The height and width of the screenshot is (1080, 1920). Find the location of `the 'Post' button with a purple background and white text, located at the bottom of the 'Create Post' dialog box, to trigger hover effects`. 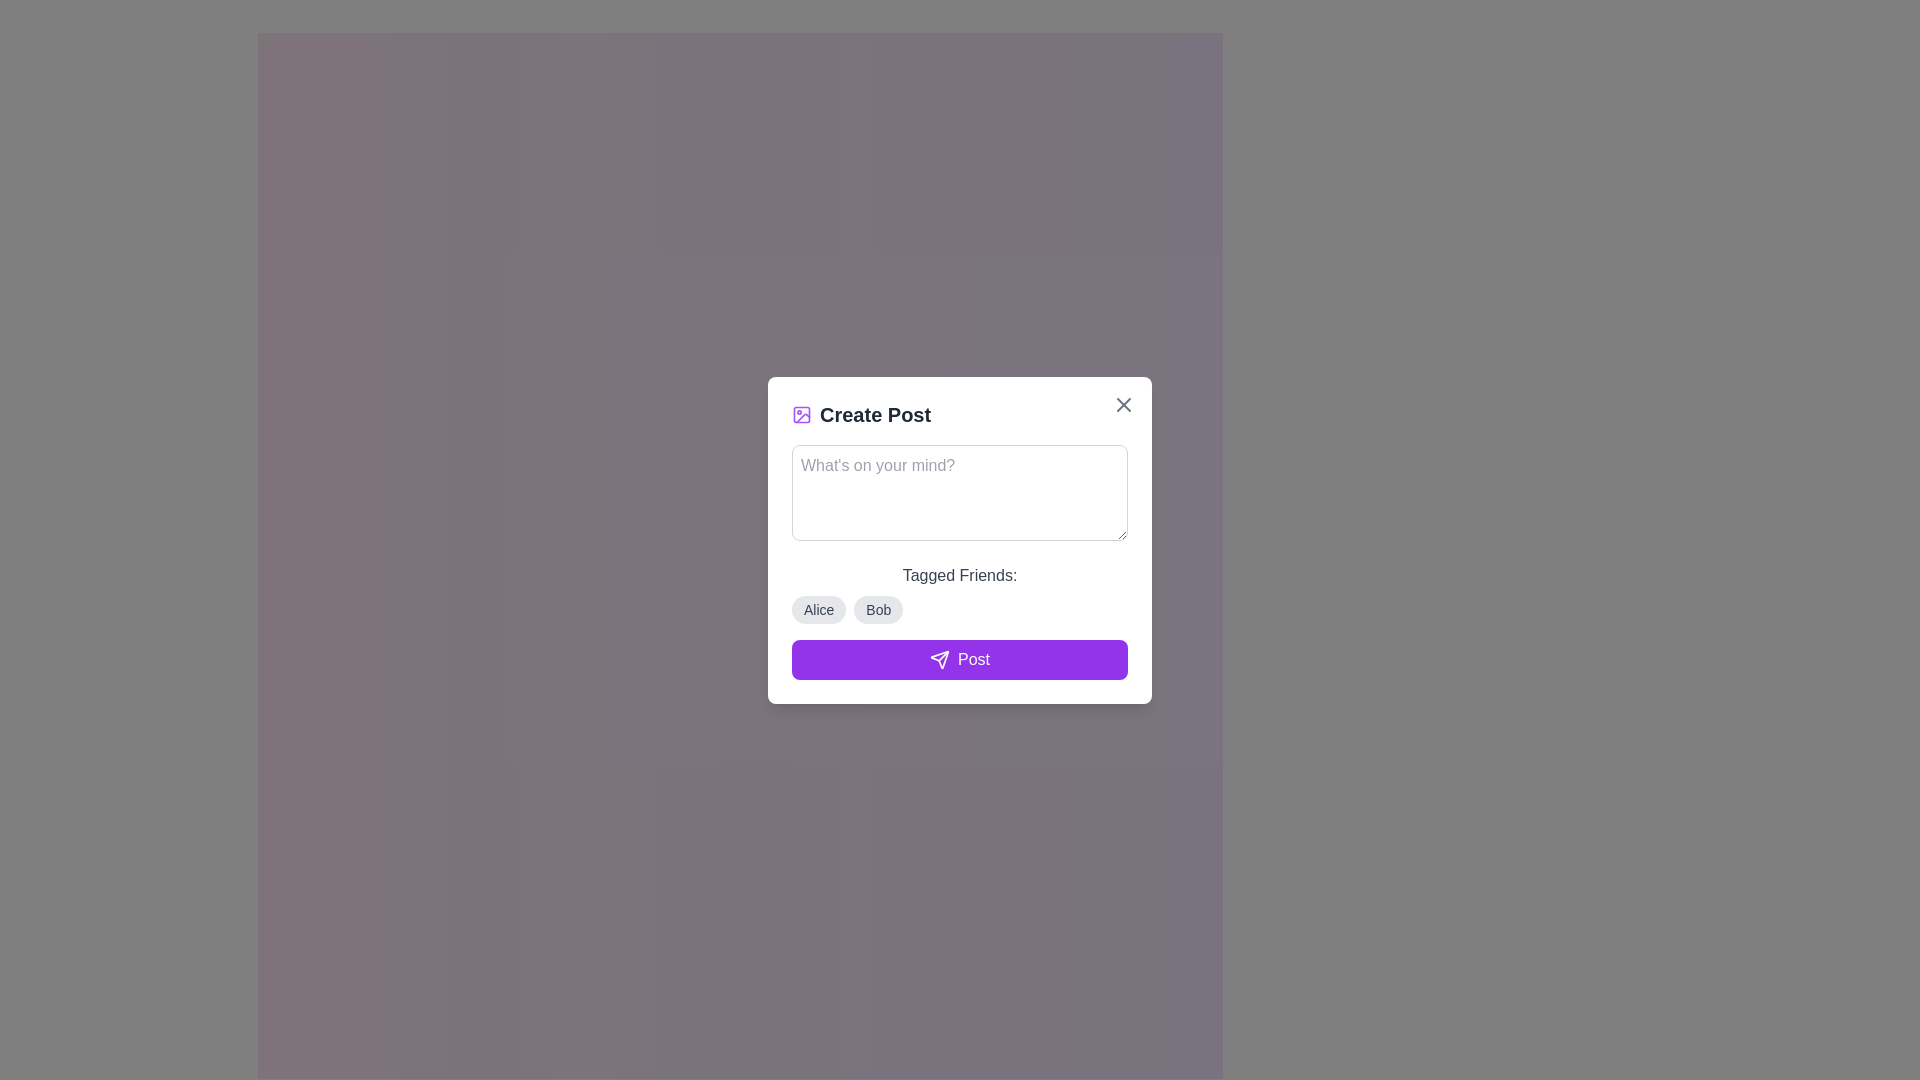

the 'Post' button with a purple background and white text, located at the bottom of the 'Create Post' dialog box, to trigger hover effects is located at coordinates (960, 659).